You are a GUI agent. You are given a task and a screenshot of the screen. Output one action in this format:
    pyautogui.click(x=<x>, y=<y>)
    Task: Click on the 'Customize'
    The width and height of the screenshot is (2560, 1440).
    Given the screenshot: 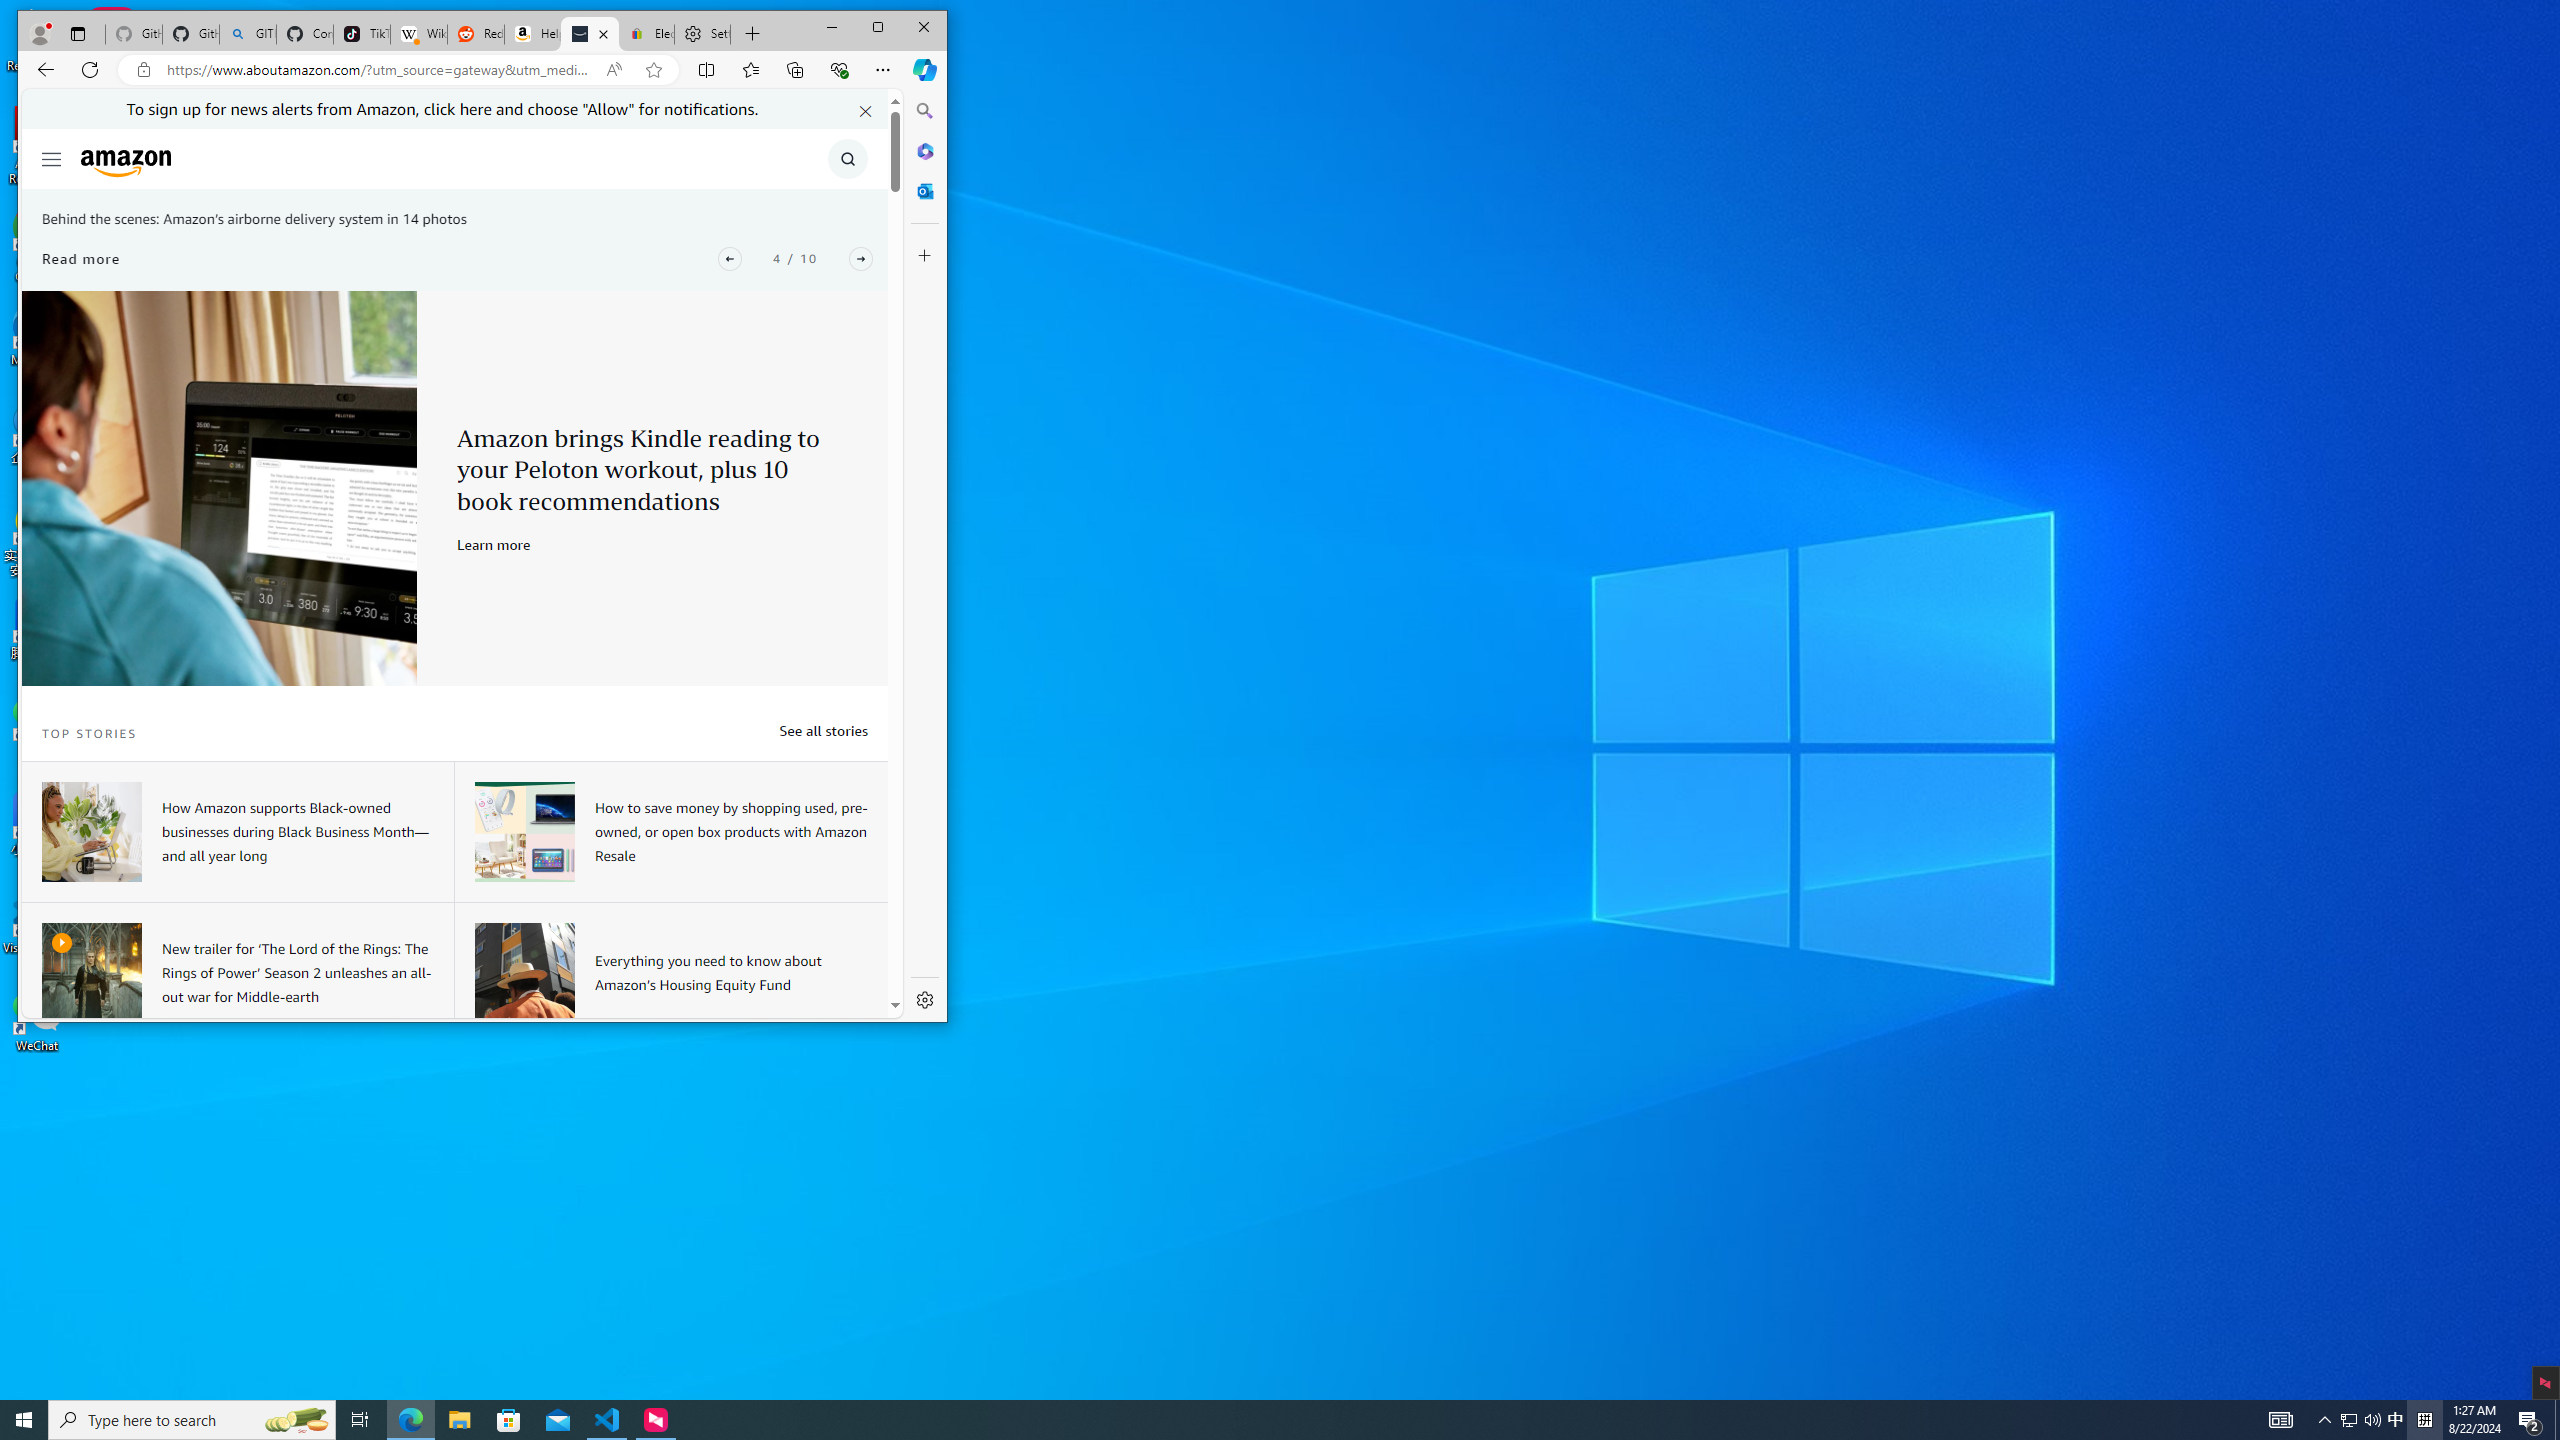 What is the action you would take?
    pyautogui.click(x=924, y=254)
    